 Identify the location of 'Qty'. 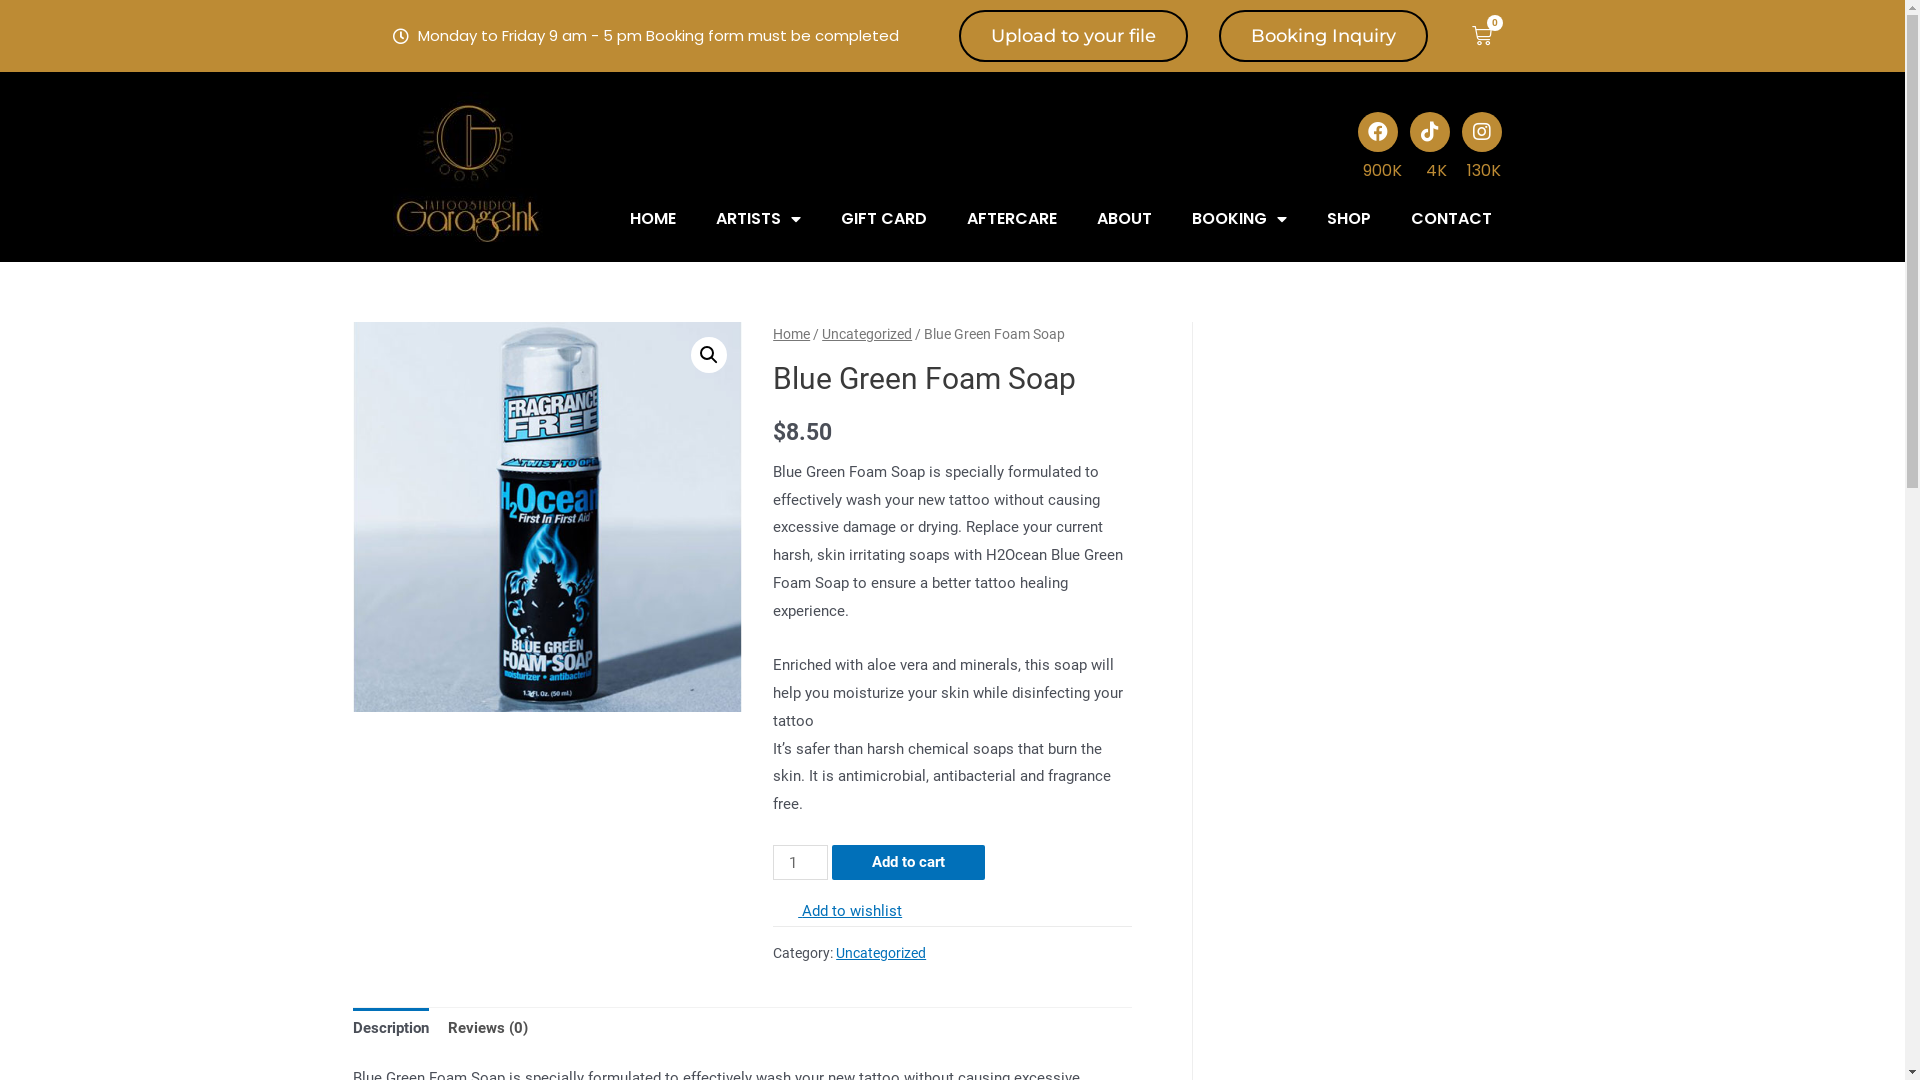
(771, 861).